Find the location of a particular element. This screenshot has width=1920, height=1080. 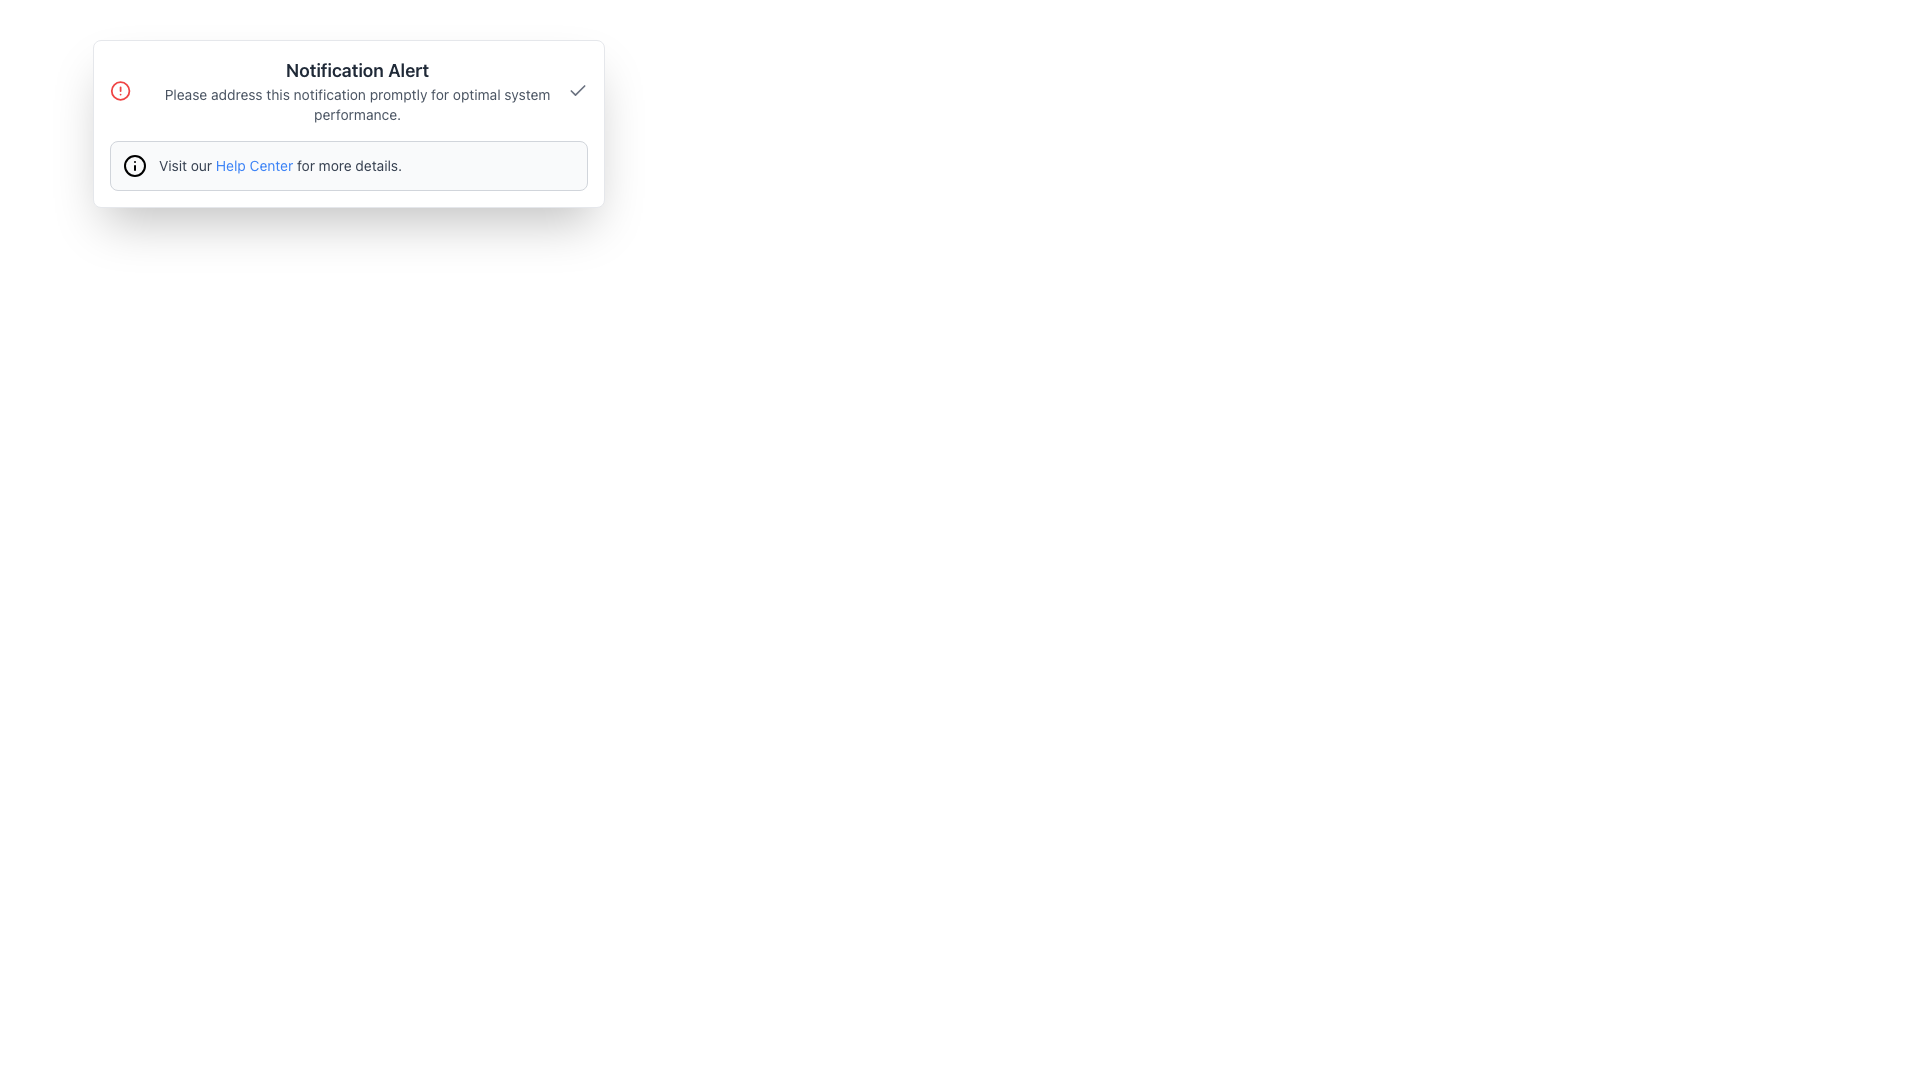

the informative text label that conveys the importance of addressing a notification, located below 'Notification Alert' and above additional instructions is located at coordinates (357, 104).